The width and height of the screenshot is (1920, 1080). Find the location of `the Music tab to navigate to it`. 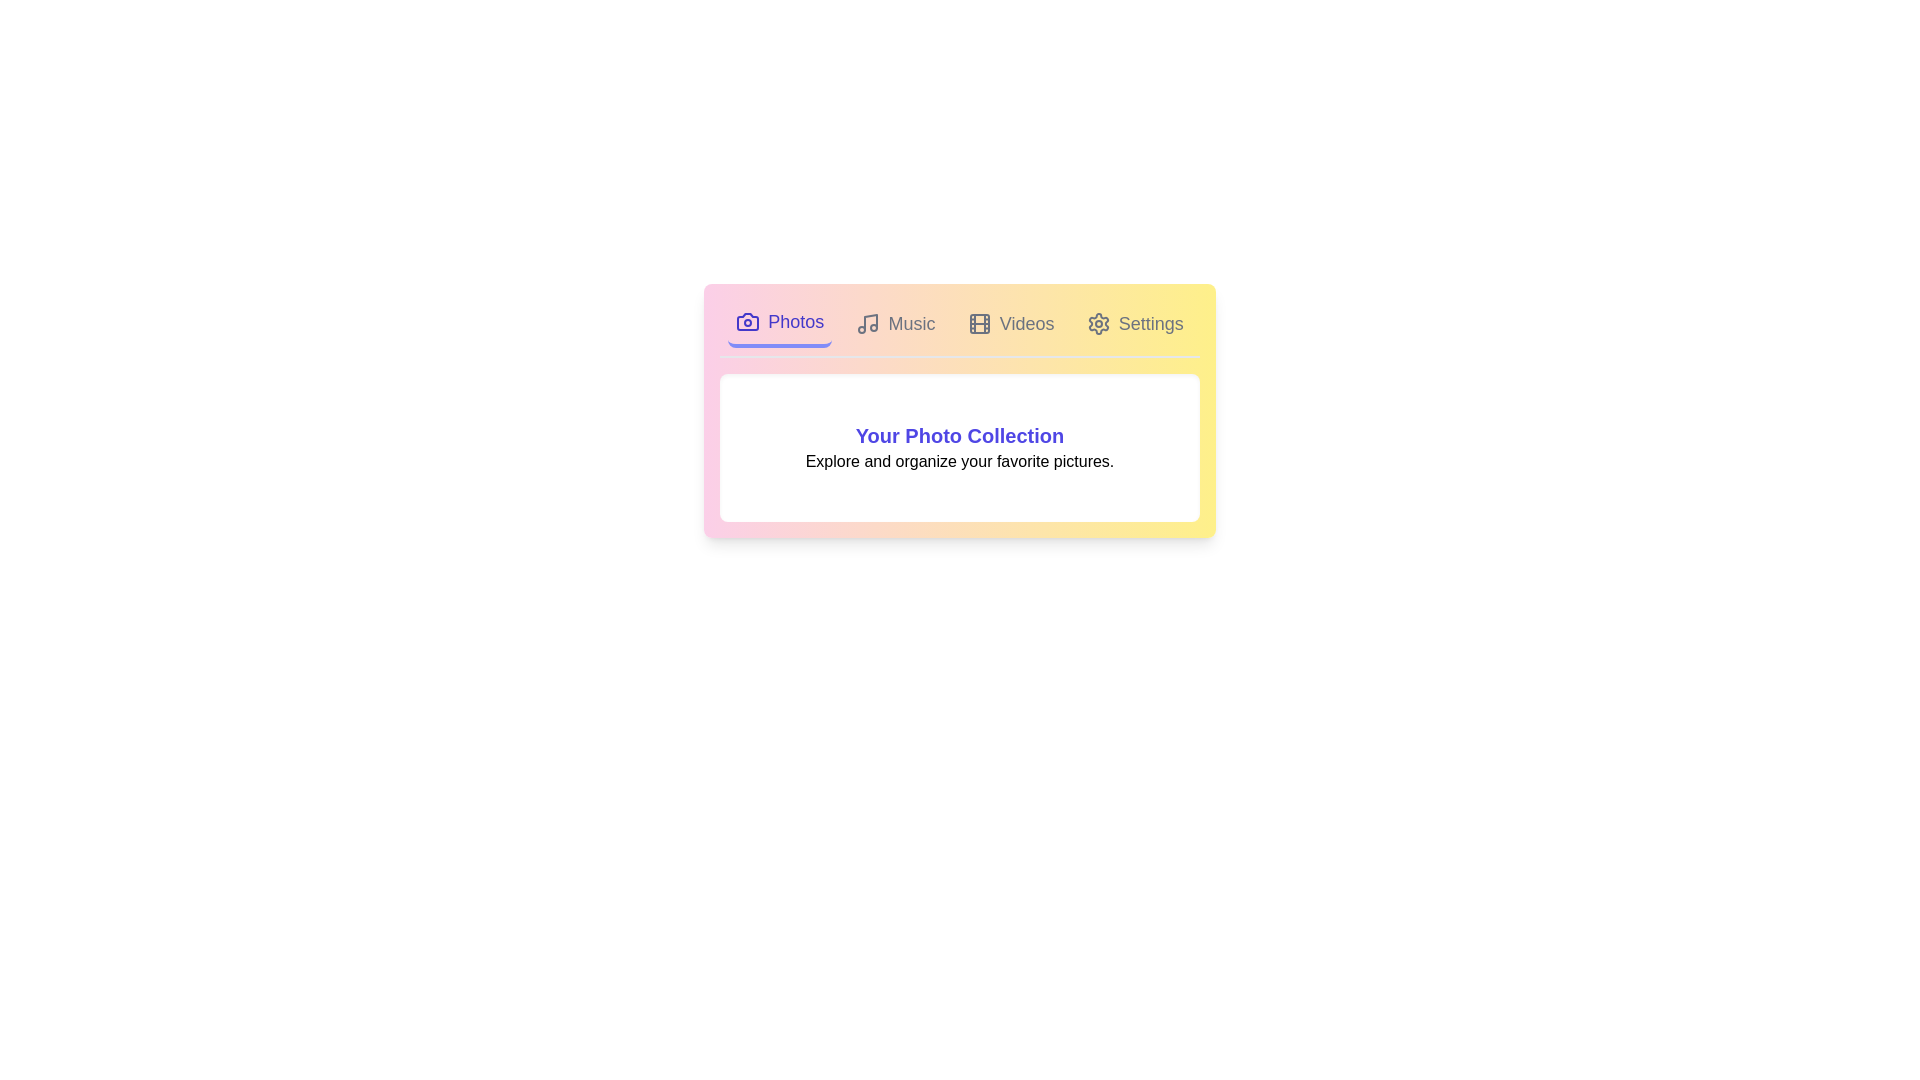

the Music tab to navigate to it is located at coordinates (895, 323).